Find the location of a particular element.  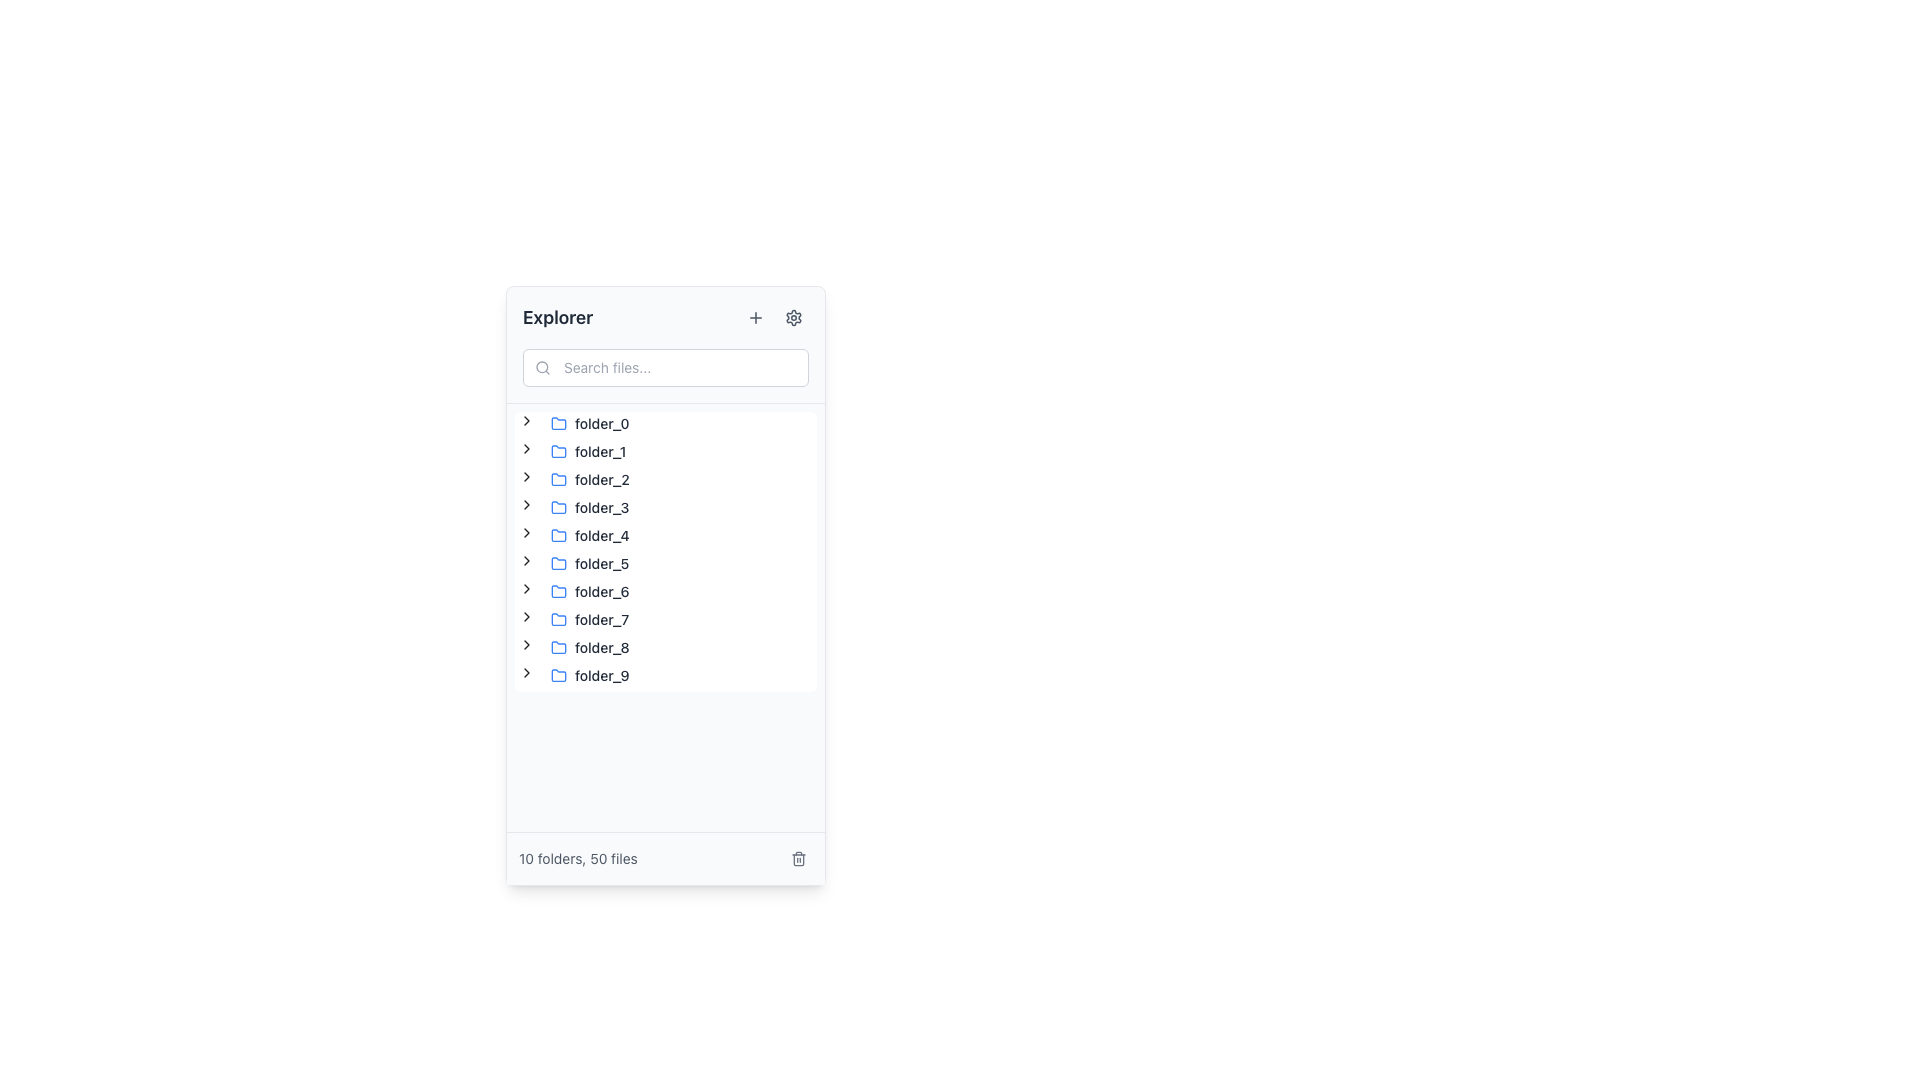

the text label 'folder_0' located is located at coordinates (601, 423).